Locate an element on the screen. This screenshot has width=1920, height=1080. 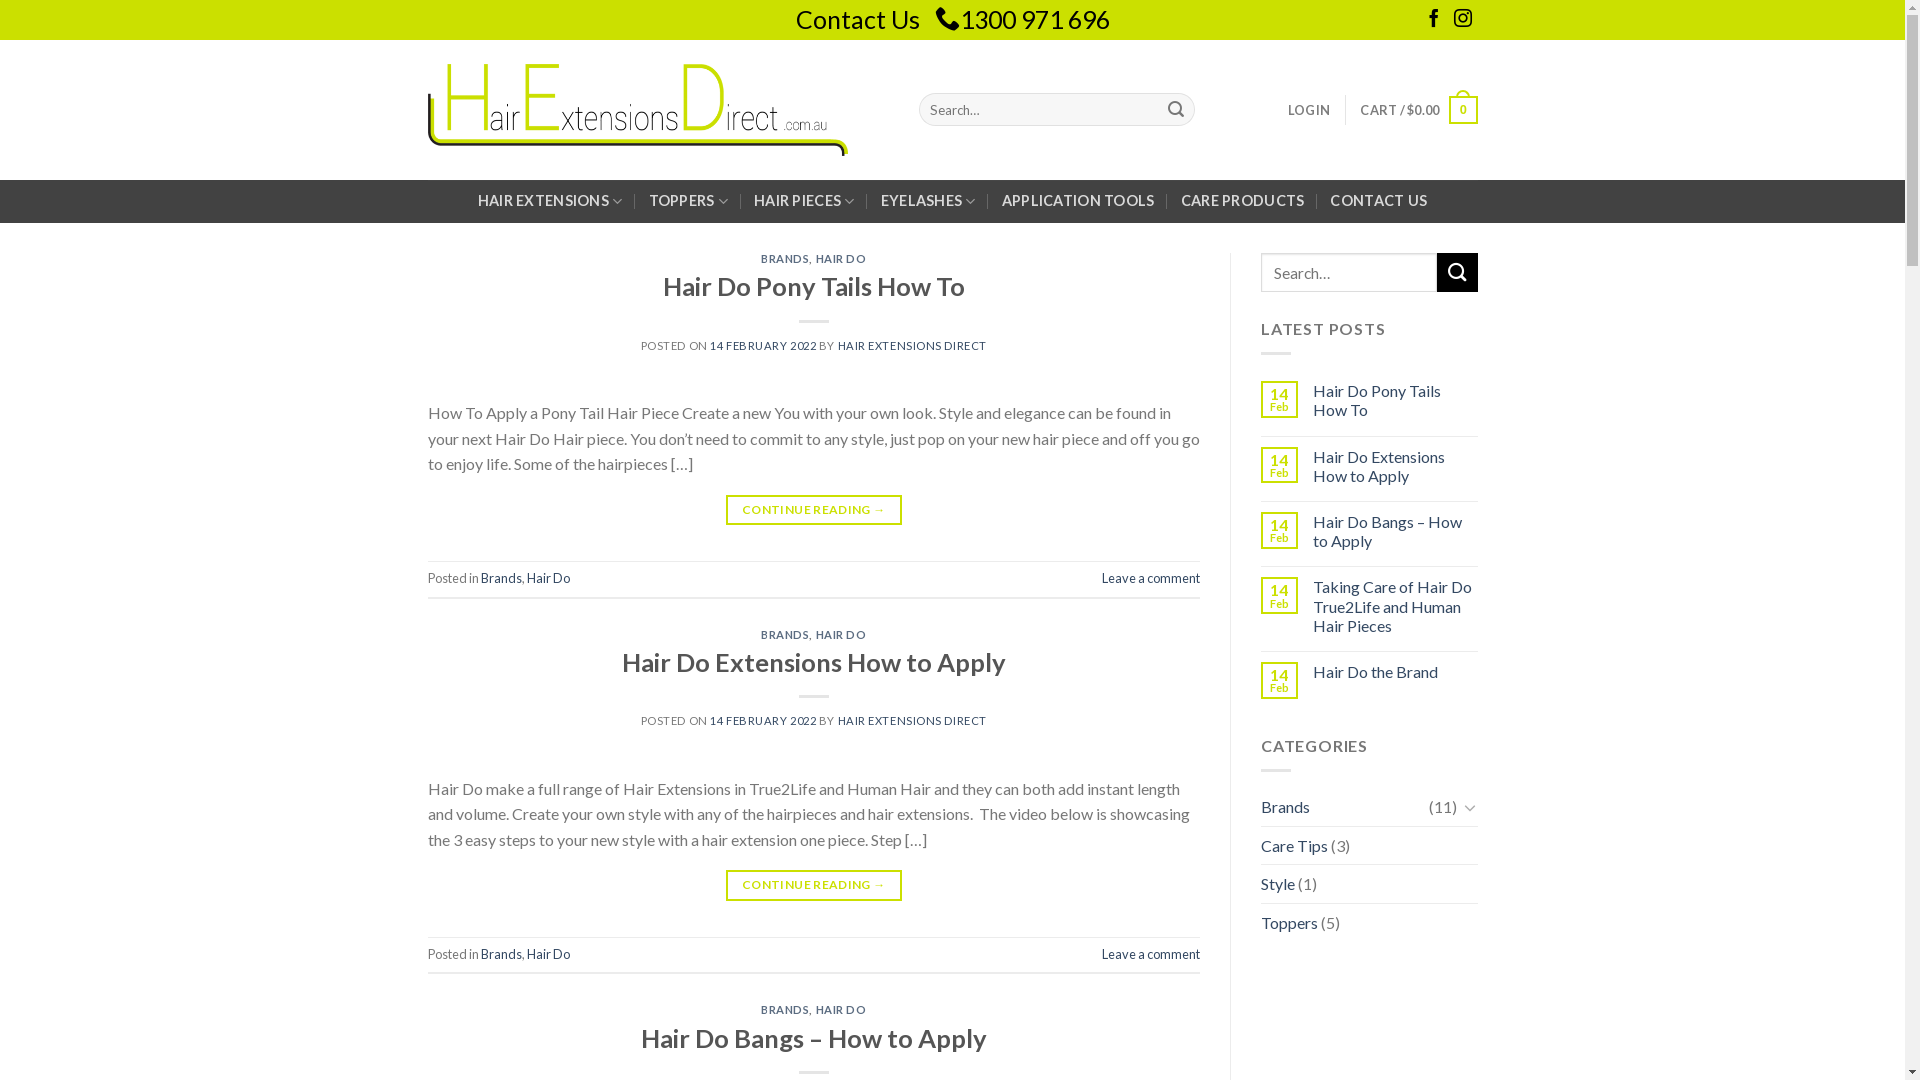
'LOGIN' is located at coordinates (1309, 110).